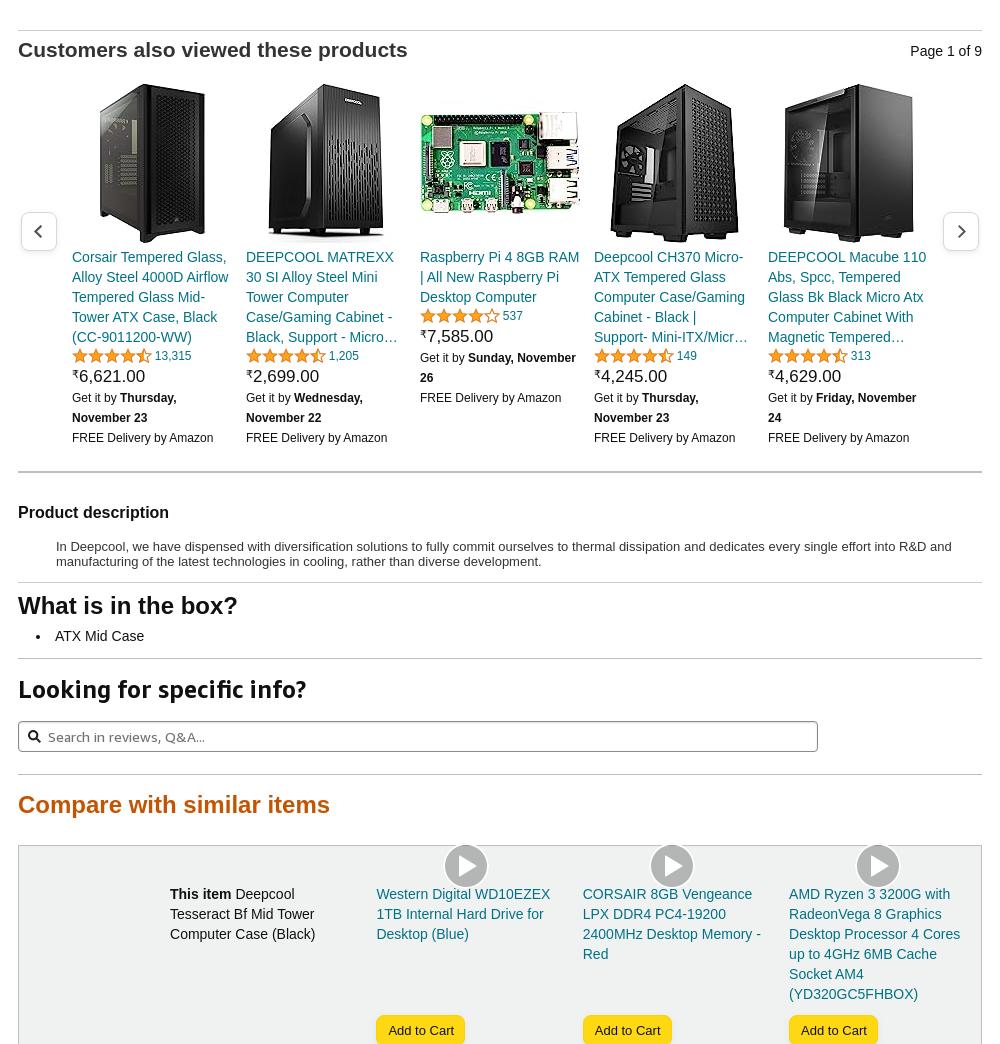 The image size is (1000, 1044). Describe the element at coordinates (462, 913) in the screenshot. I see `'Western Digital WD10EZEX 1TB Internal Hard Drive for Desktop (Blue)'` at that location.